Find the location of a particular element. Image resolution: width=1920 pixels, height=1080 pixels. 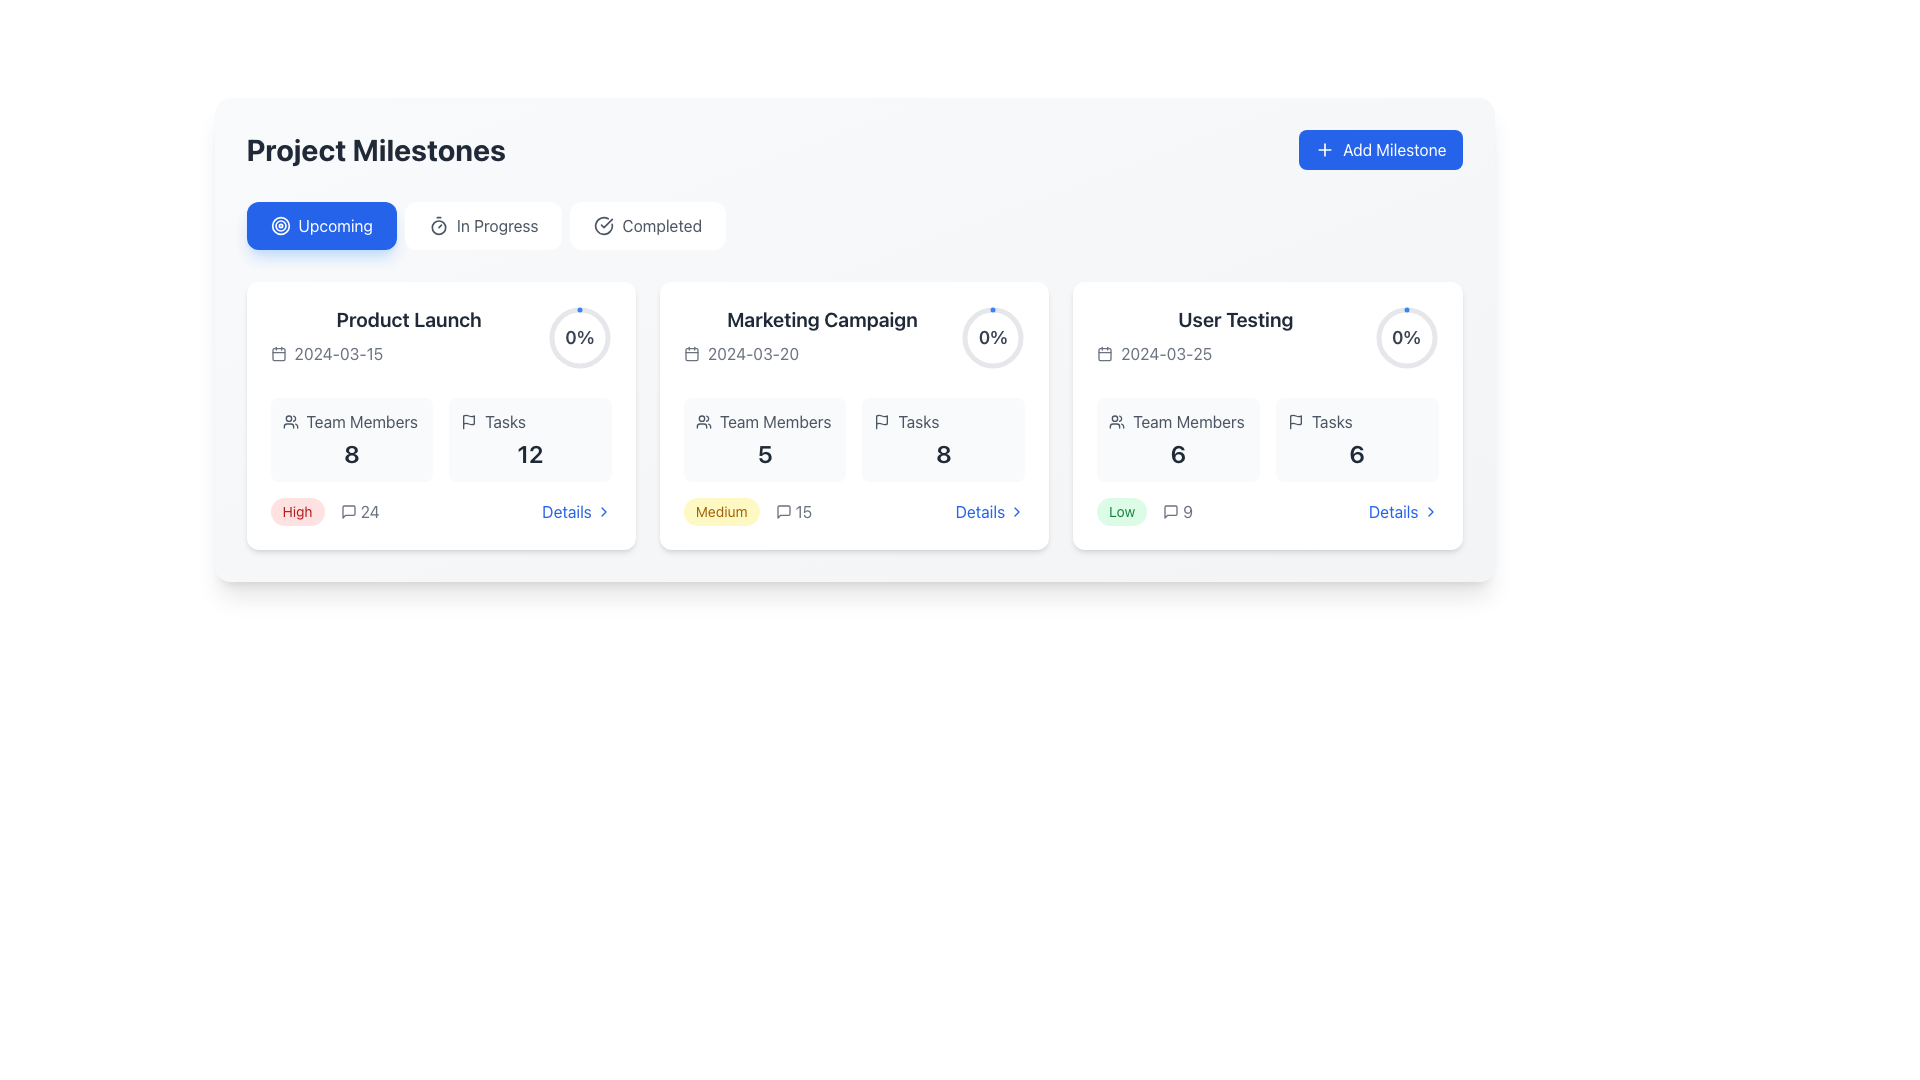

large, bold number '6' displayed in the card labeled 'User Testing' under the 'Team Members' section is located at coordinates (1178, 454).